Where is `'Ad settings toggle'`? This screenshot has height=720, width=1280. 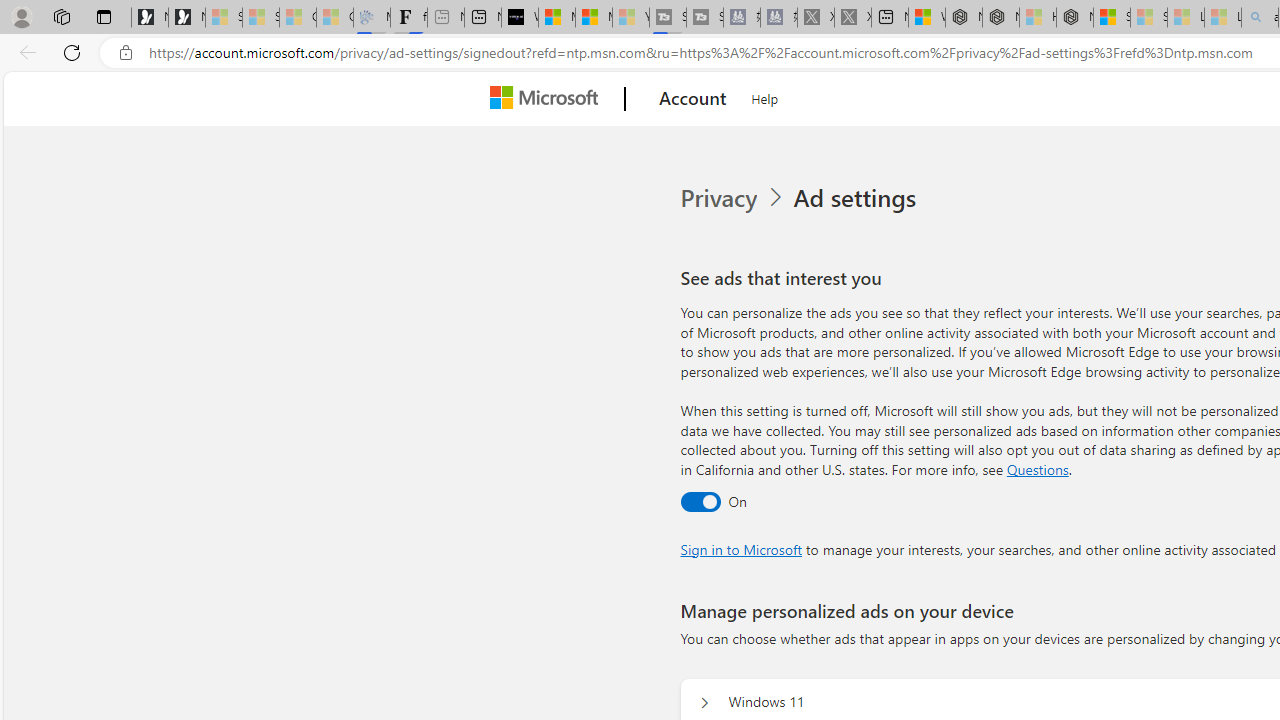
'Ad settings toggle' is located at coordinates (700, 500).